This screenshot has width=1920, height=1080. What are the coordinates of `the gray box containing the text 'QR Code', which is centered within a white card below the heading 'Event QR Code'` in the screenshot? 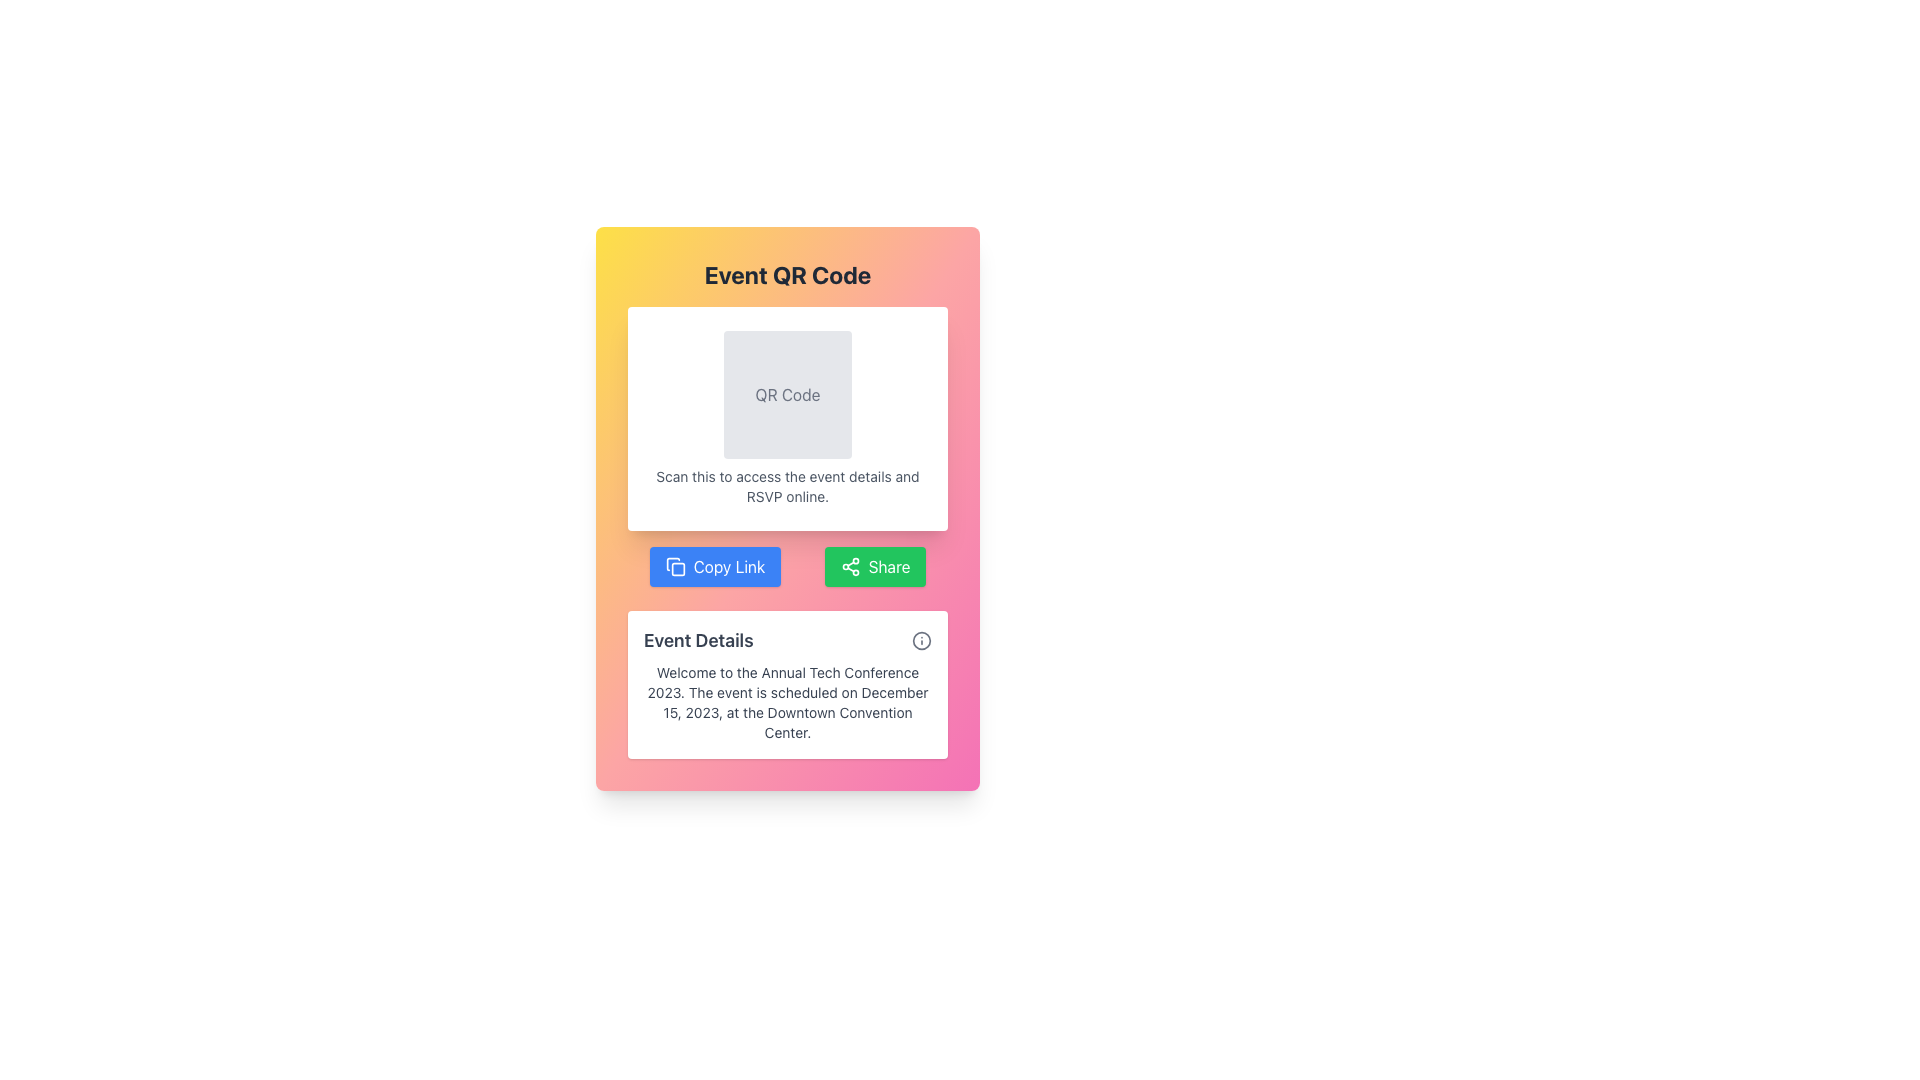 It's located at (786, 394).